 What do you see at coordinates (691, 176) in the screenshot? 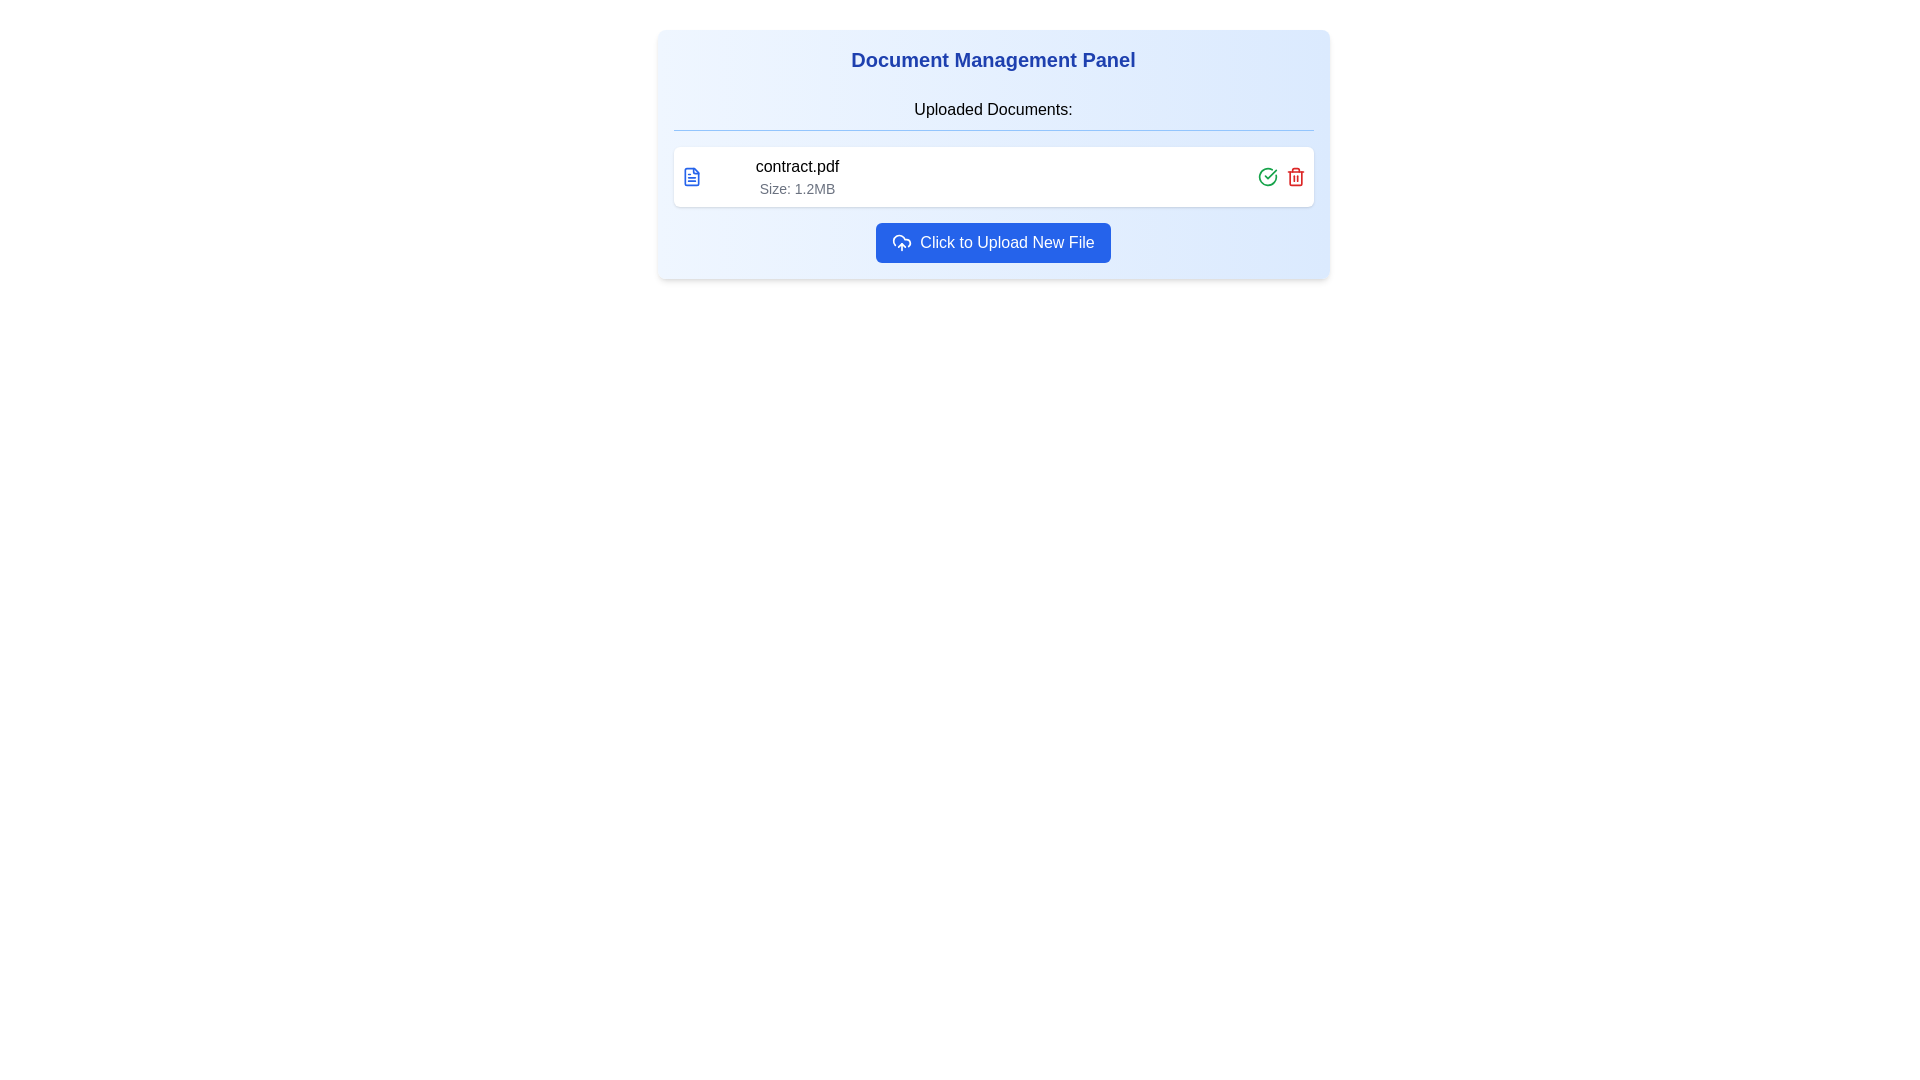
I see `the blue document icon located in the uploaded documents section, which is positioned immediately to the left of the text 'contract.pdf' and 'Size: 1.2MB'` at bounding box center [691, 176].